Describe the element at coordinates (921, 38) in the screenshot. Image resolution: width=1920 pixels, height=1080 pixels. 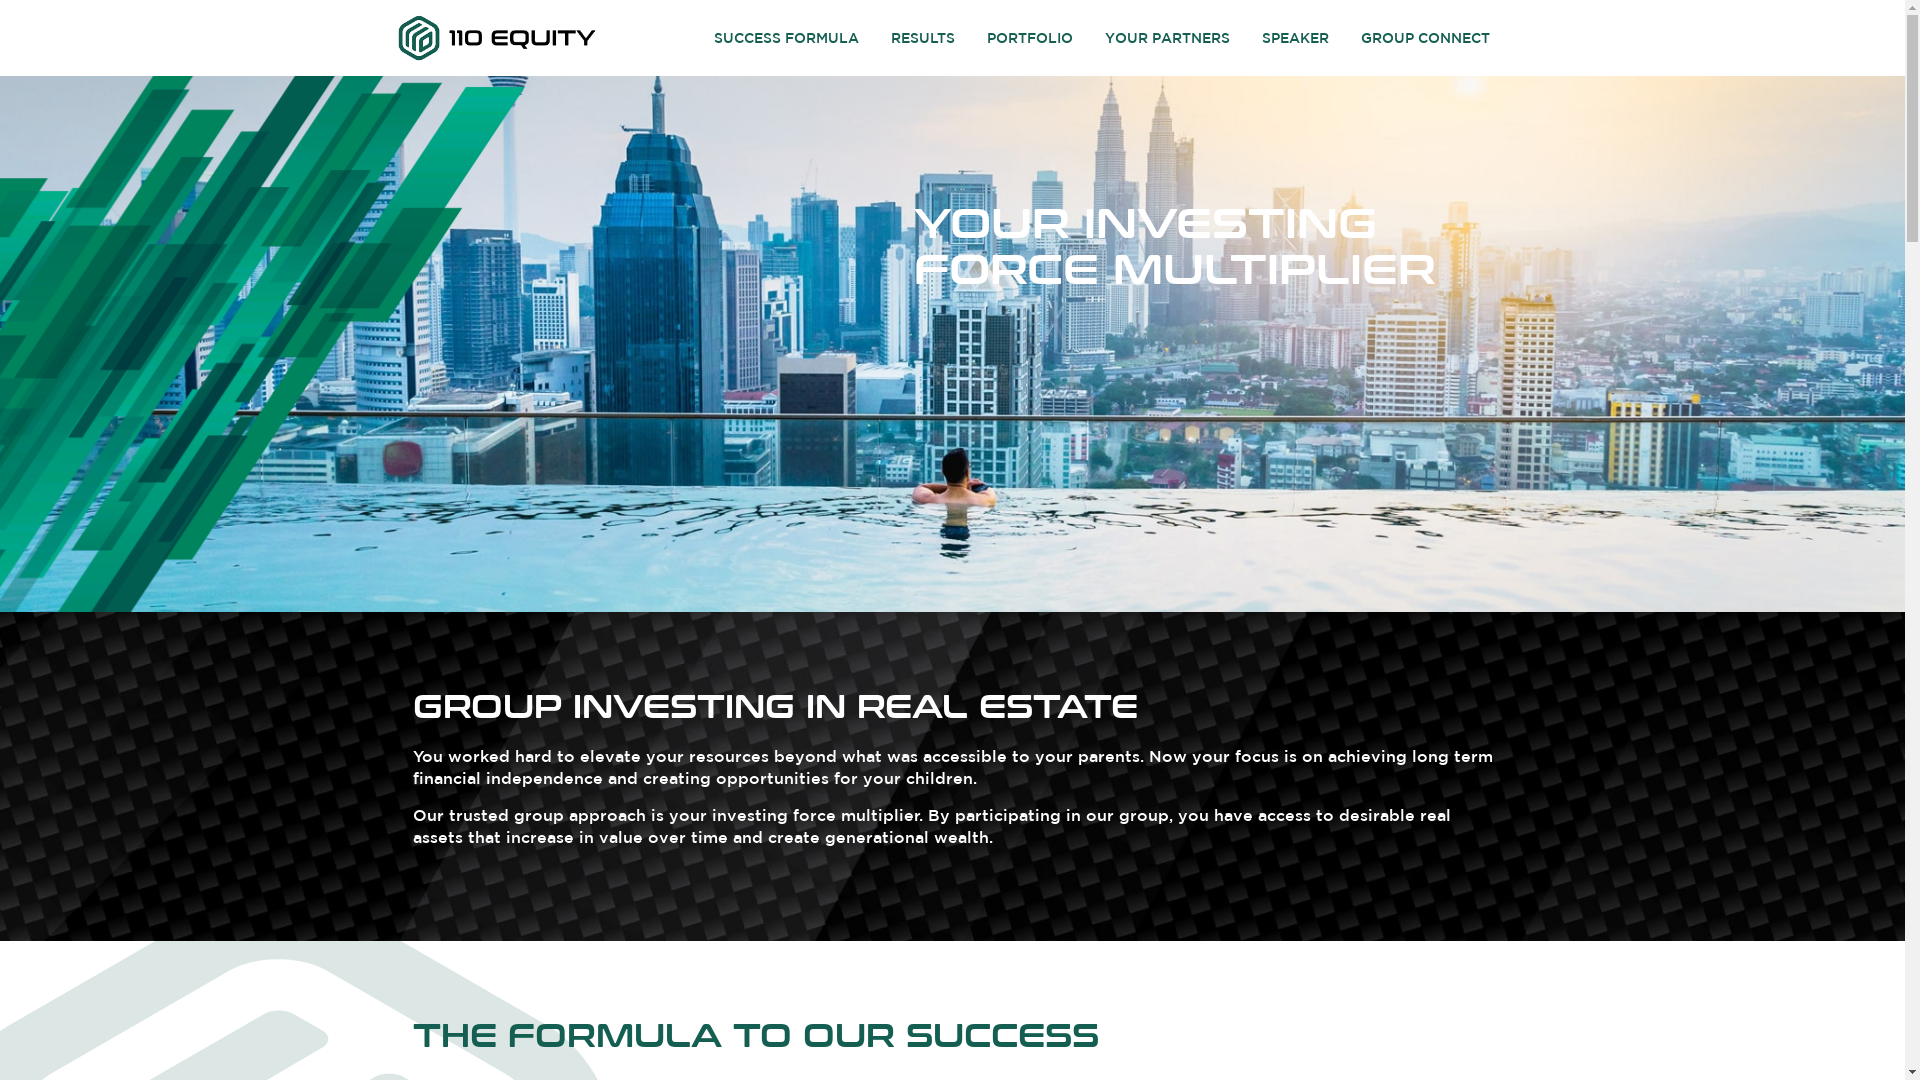
I see `'RESULTS'` at that location.